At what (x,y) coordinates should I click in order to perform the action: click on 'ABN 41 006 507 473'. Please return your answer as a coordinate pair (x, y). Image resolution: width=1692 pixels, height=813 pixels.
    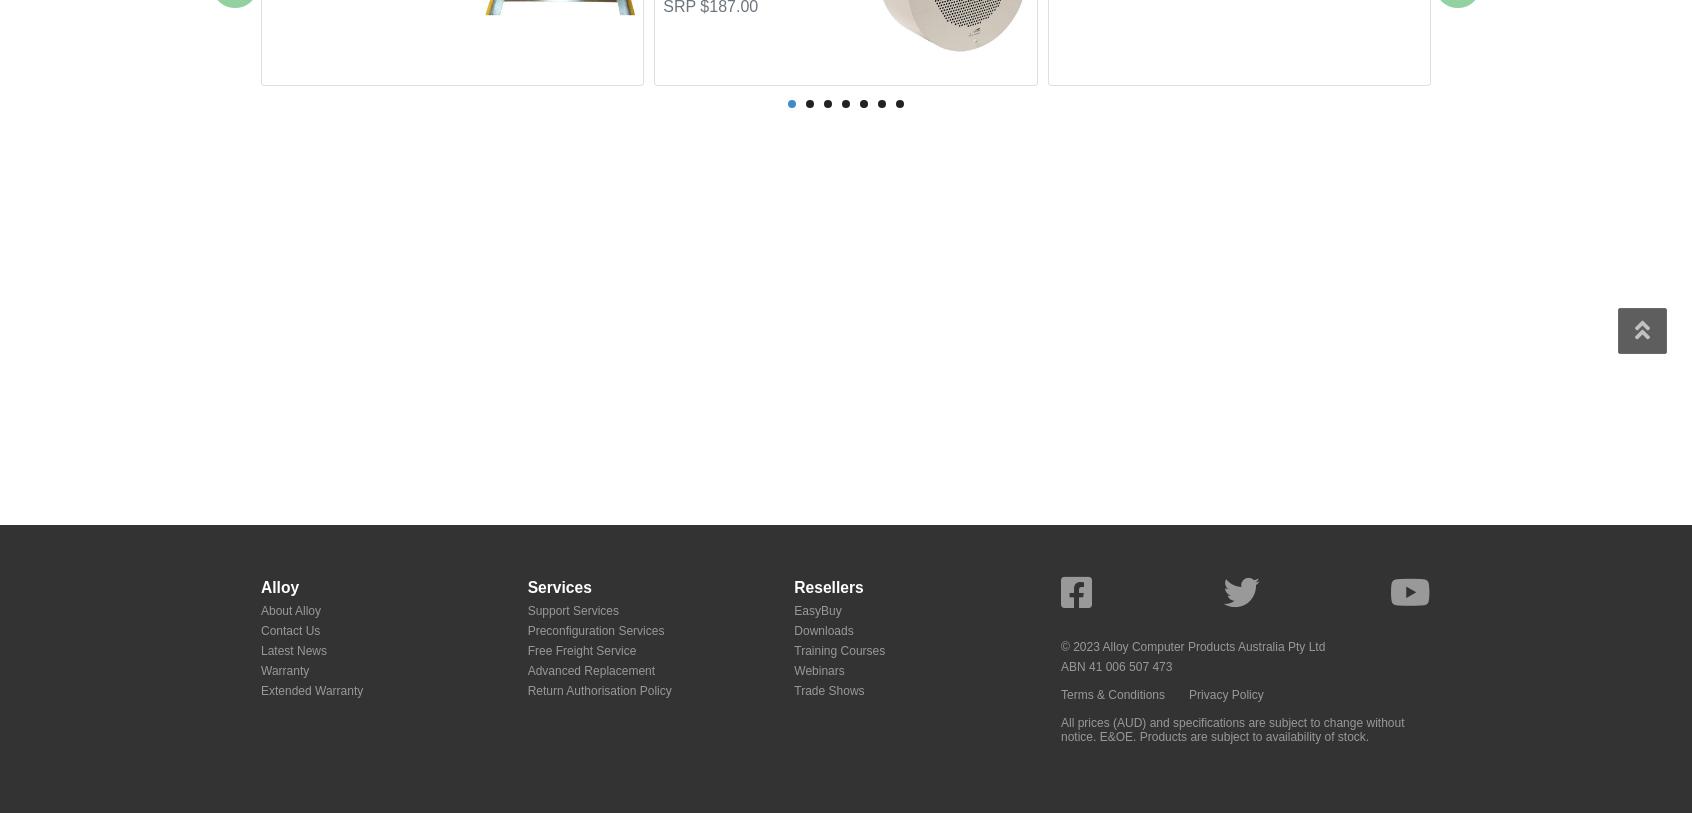
    Looking at the image, I should click on (1116, 666).